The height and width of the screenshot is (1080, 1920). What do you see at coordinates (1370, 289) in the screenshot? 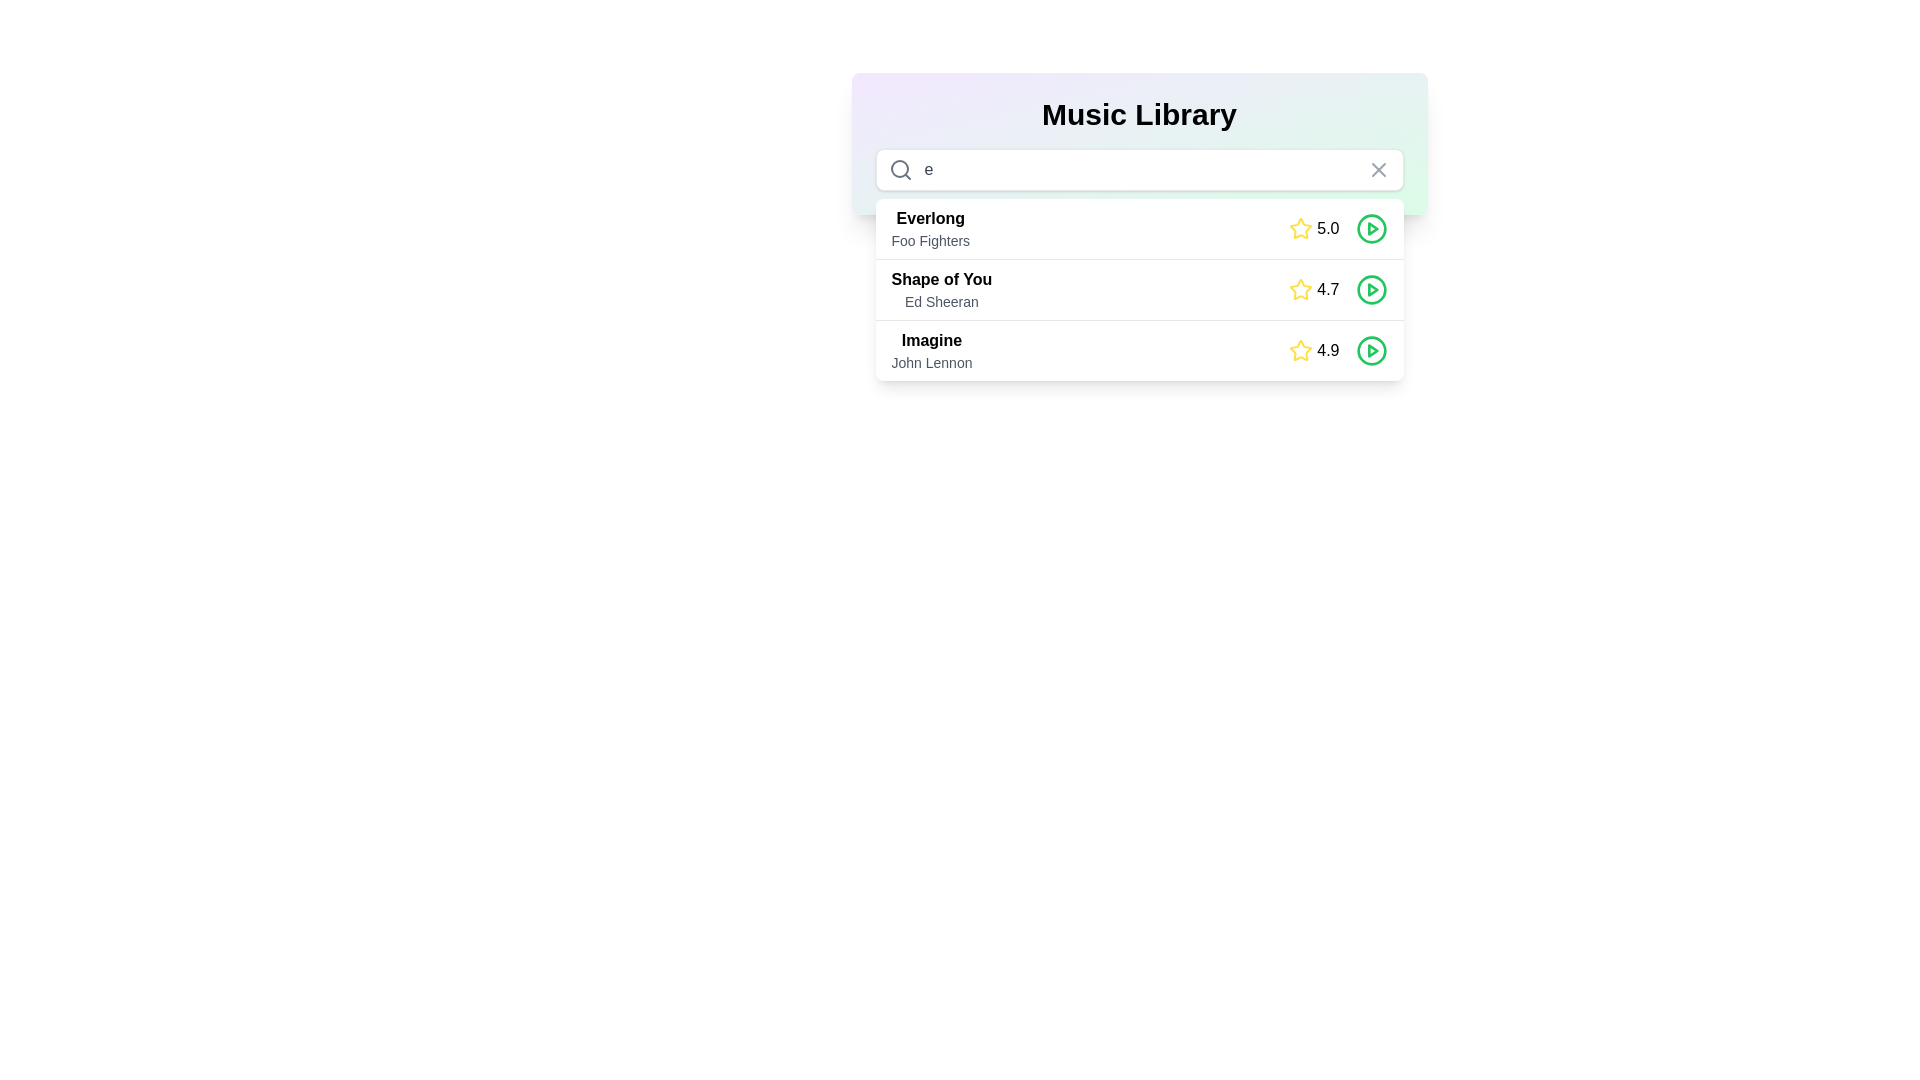
I see `the green circular play button for the song 'Shape of You' by Ed Sheeran to observe the scaling effect` at bounding box center [1370, 289].